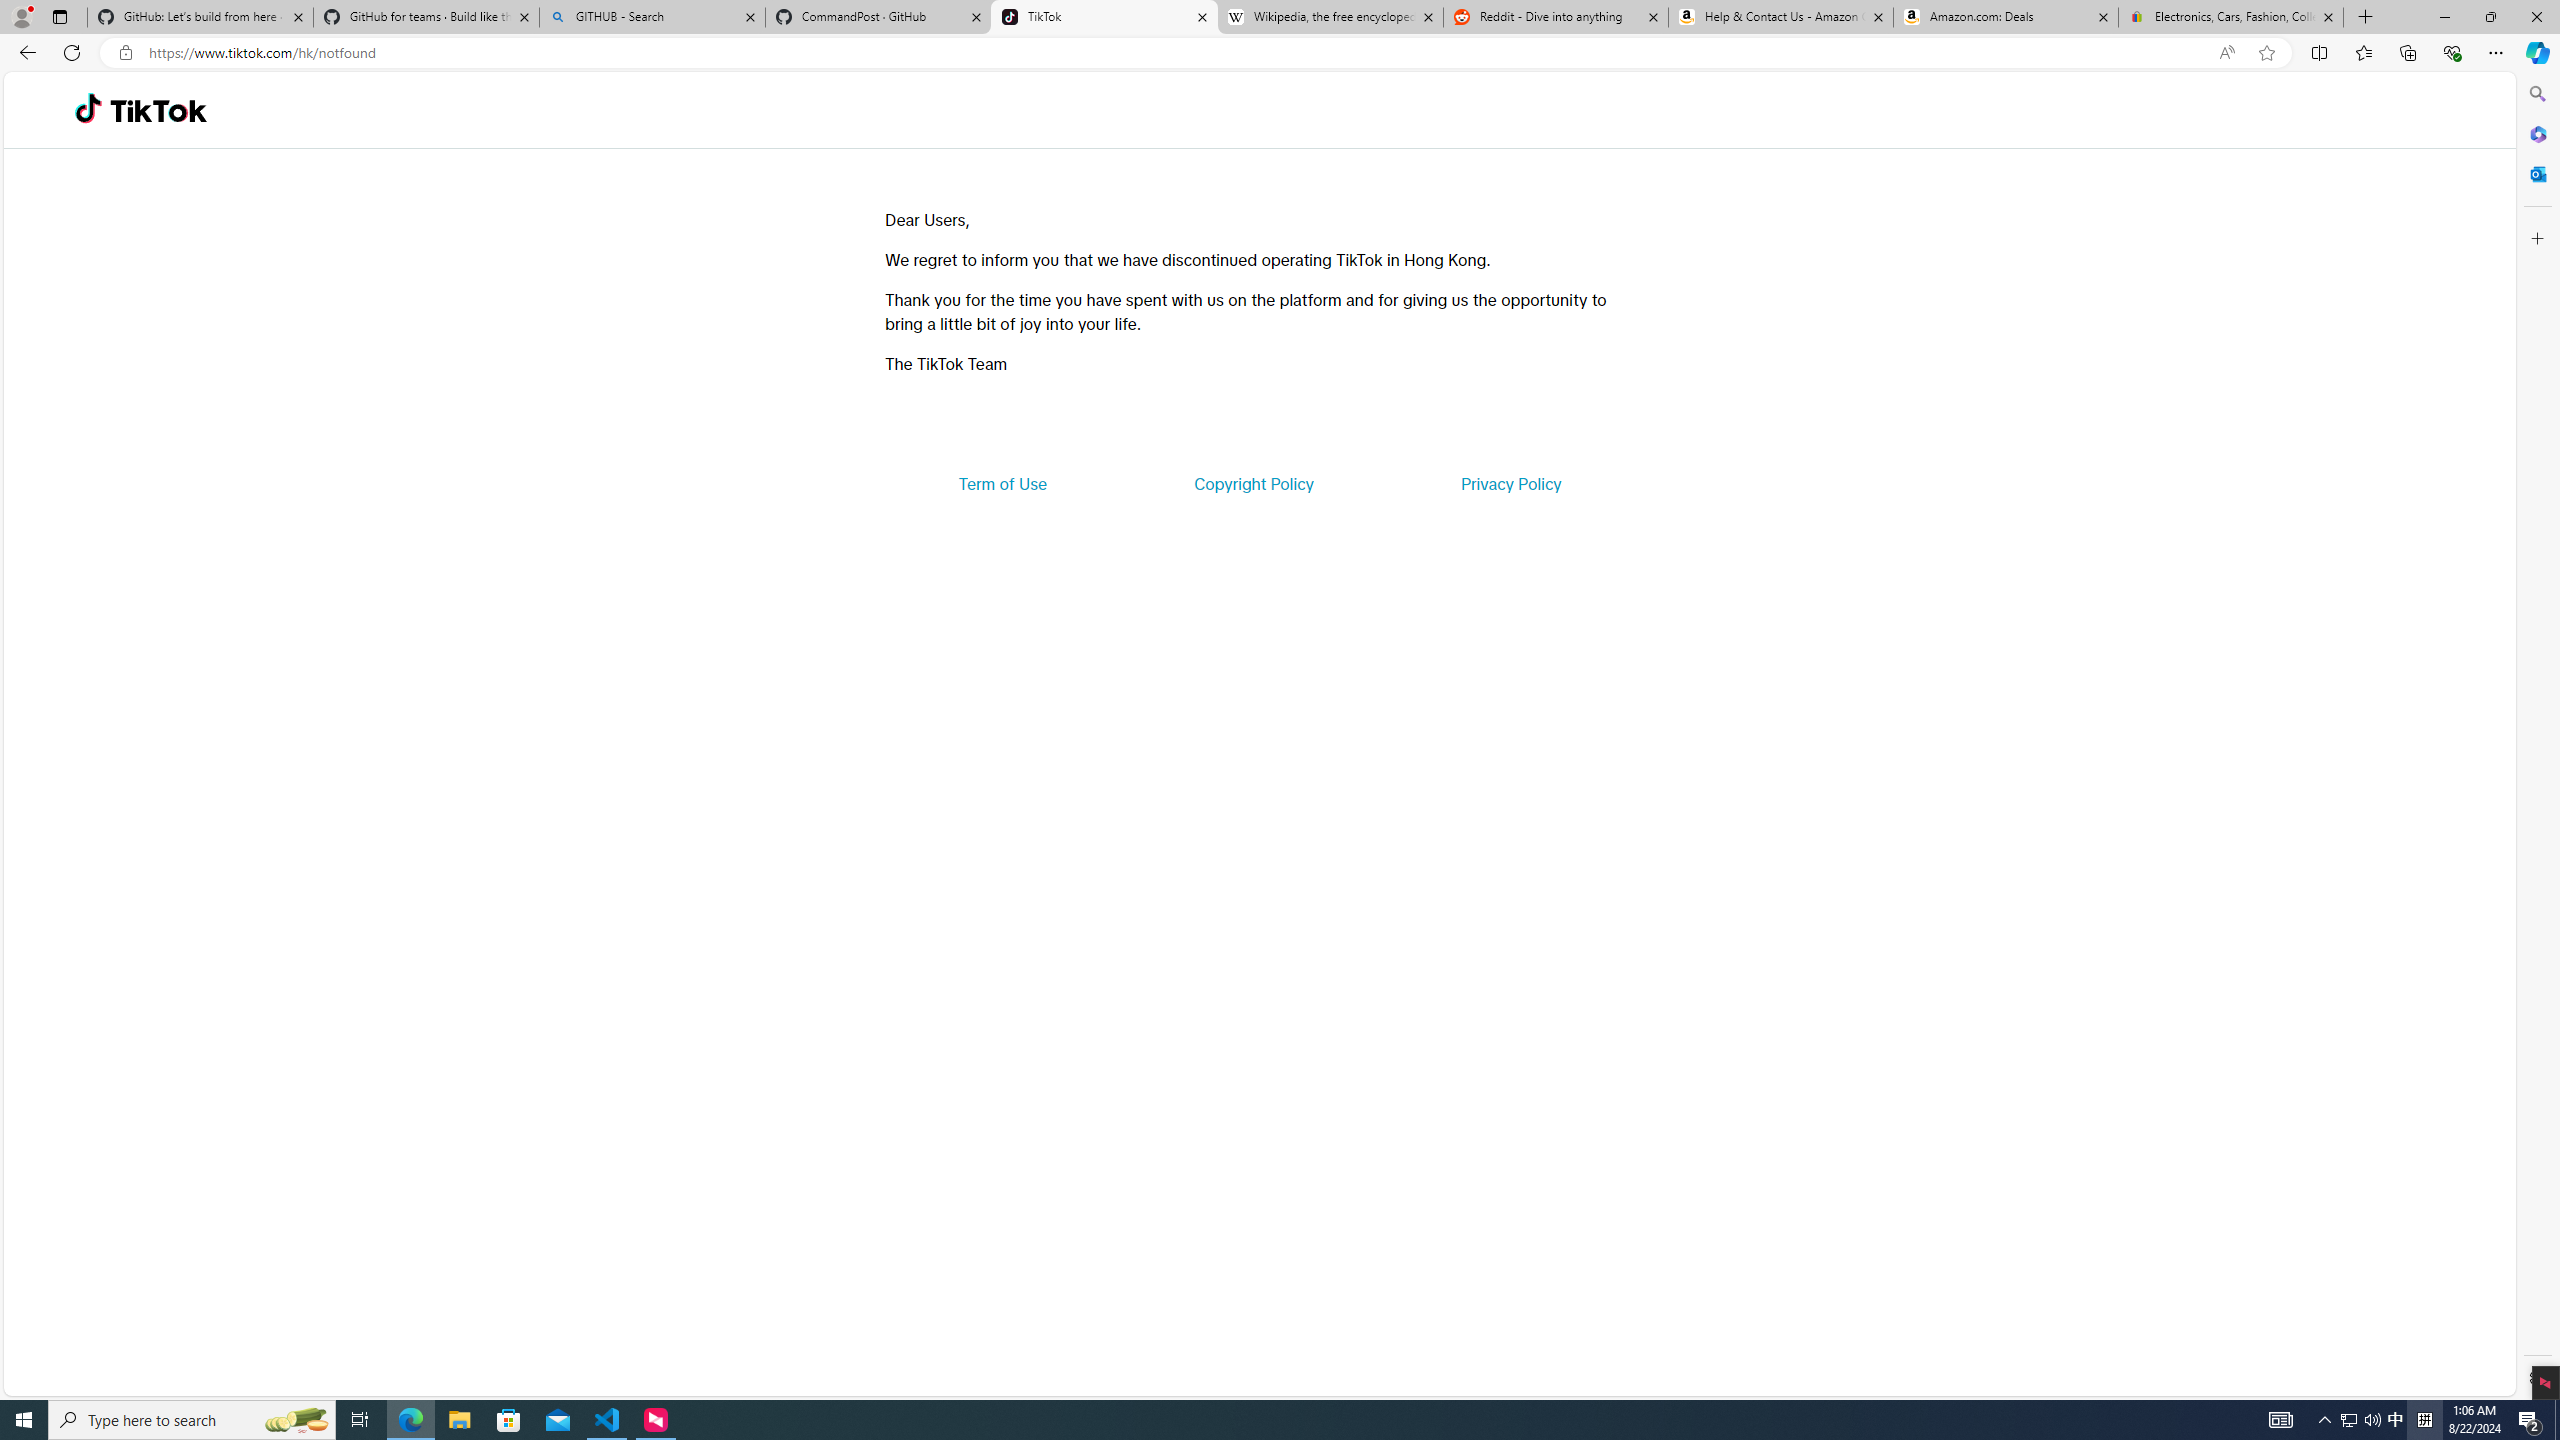  I want to click on 'Tab actions menu', so click(60, 16).